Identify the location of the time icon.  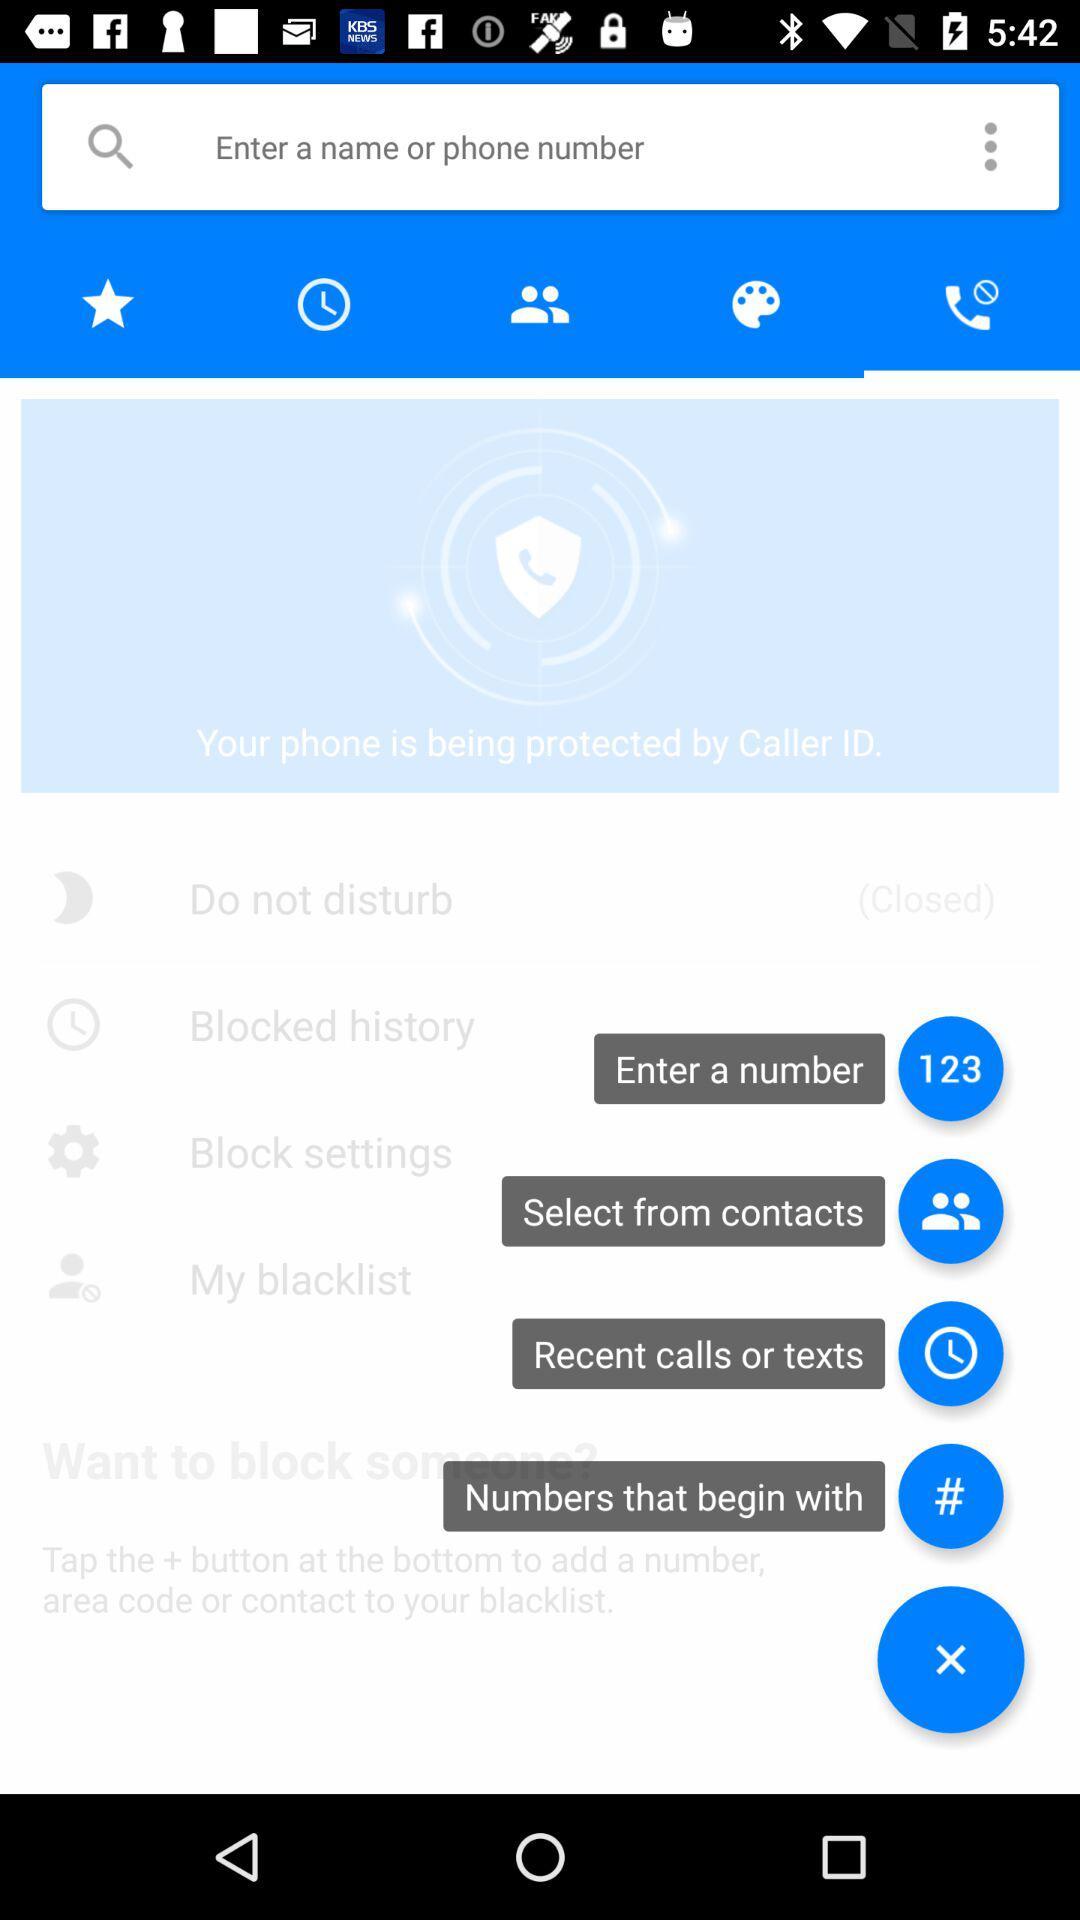
(950, 1353).